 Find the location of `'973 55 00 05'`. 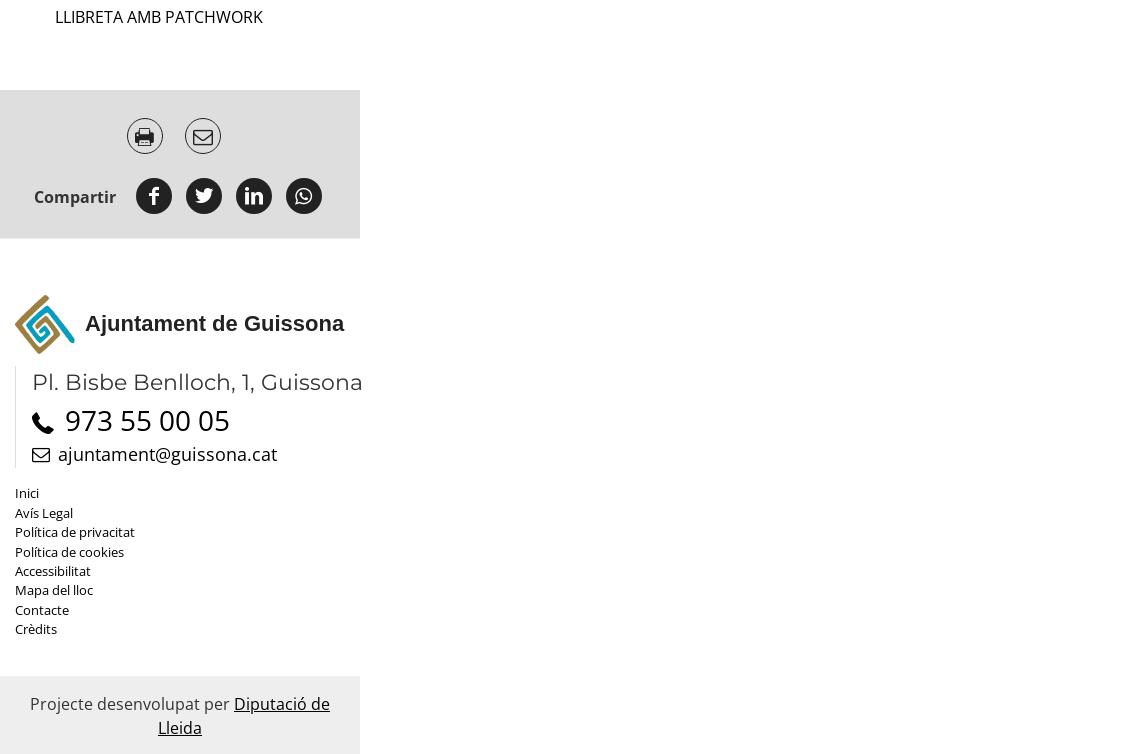

'973 55 00 05' is located at coordinates (147, 419).